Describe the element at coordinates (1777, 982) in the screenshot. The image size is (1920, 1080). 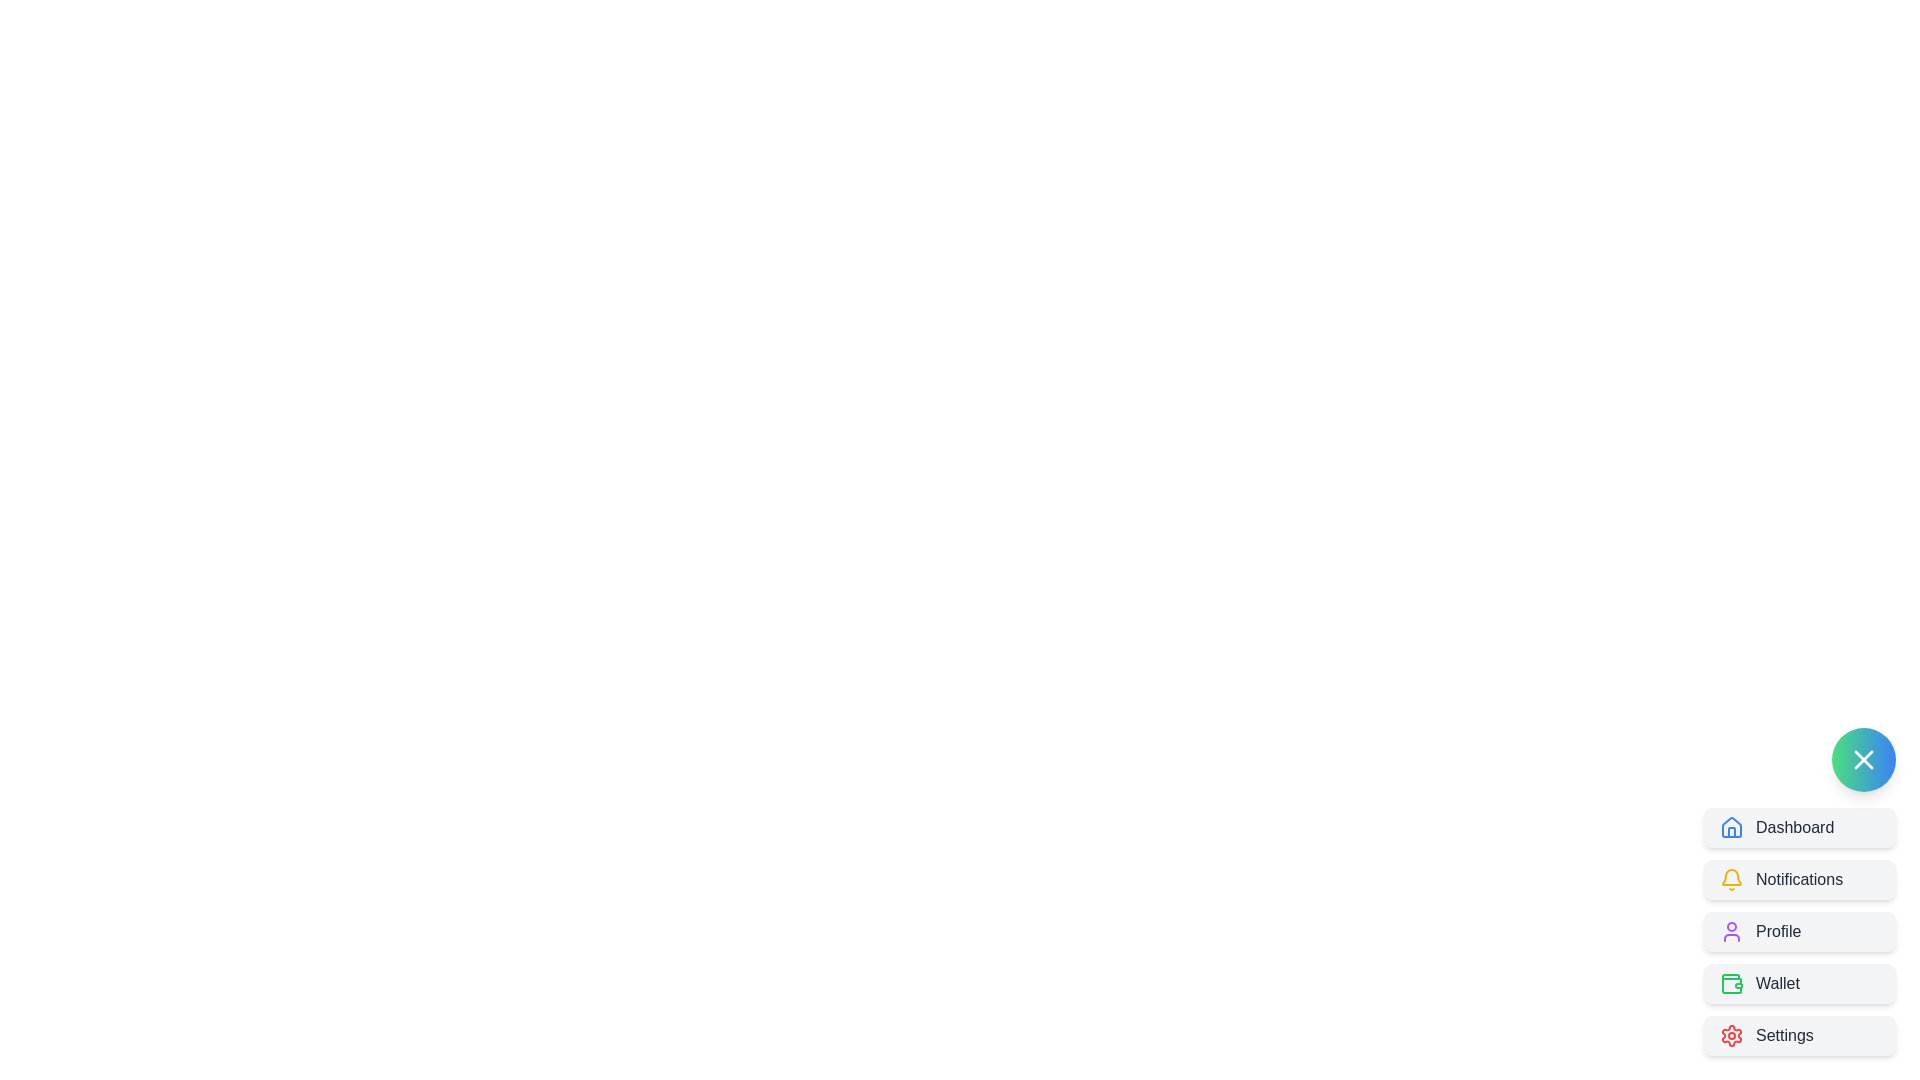
I see `the 'Wallet' text label located within the menu` at that location.